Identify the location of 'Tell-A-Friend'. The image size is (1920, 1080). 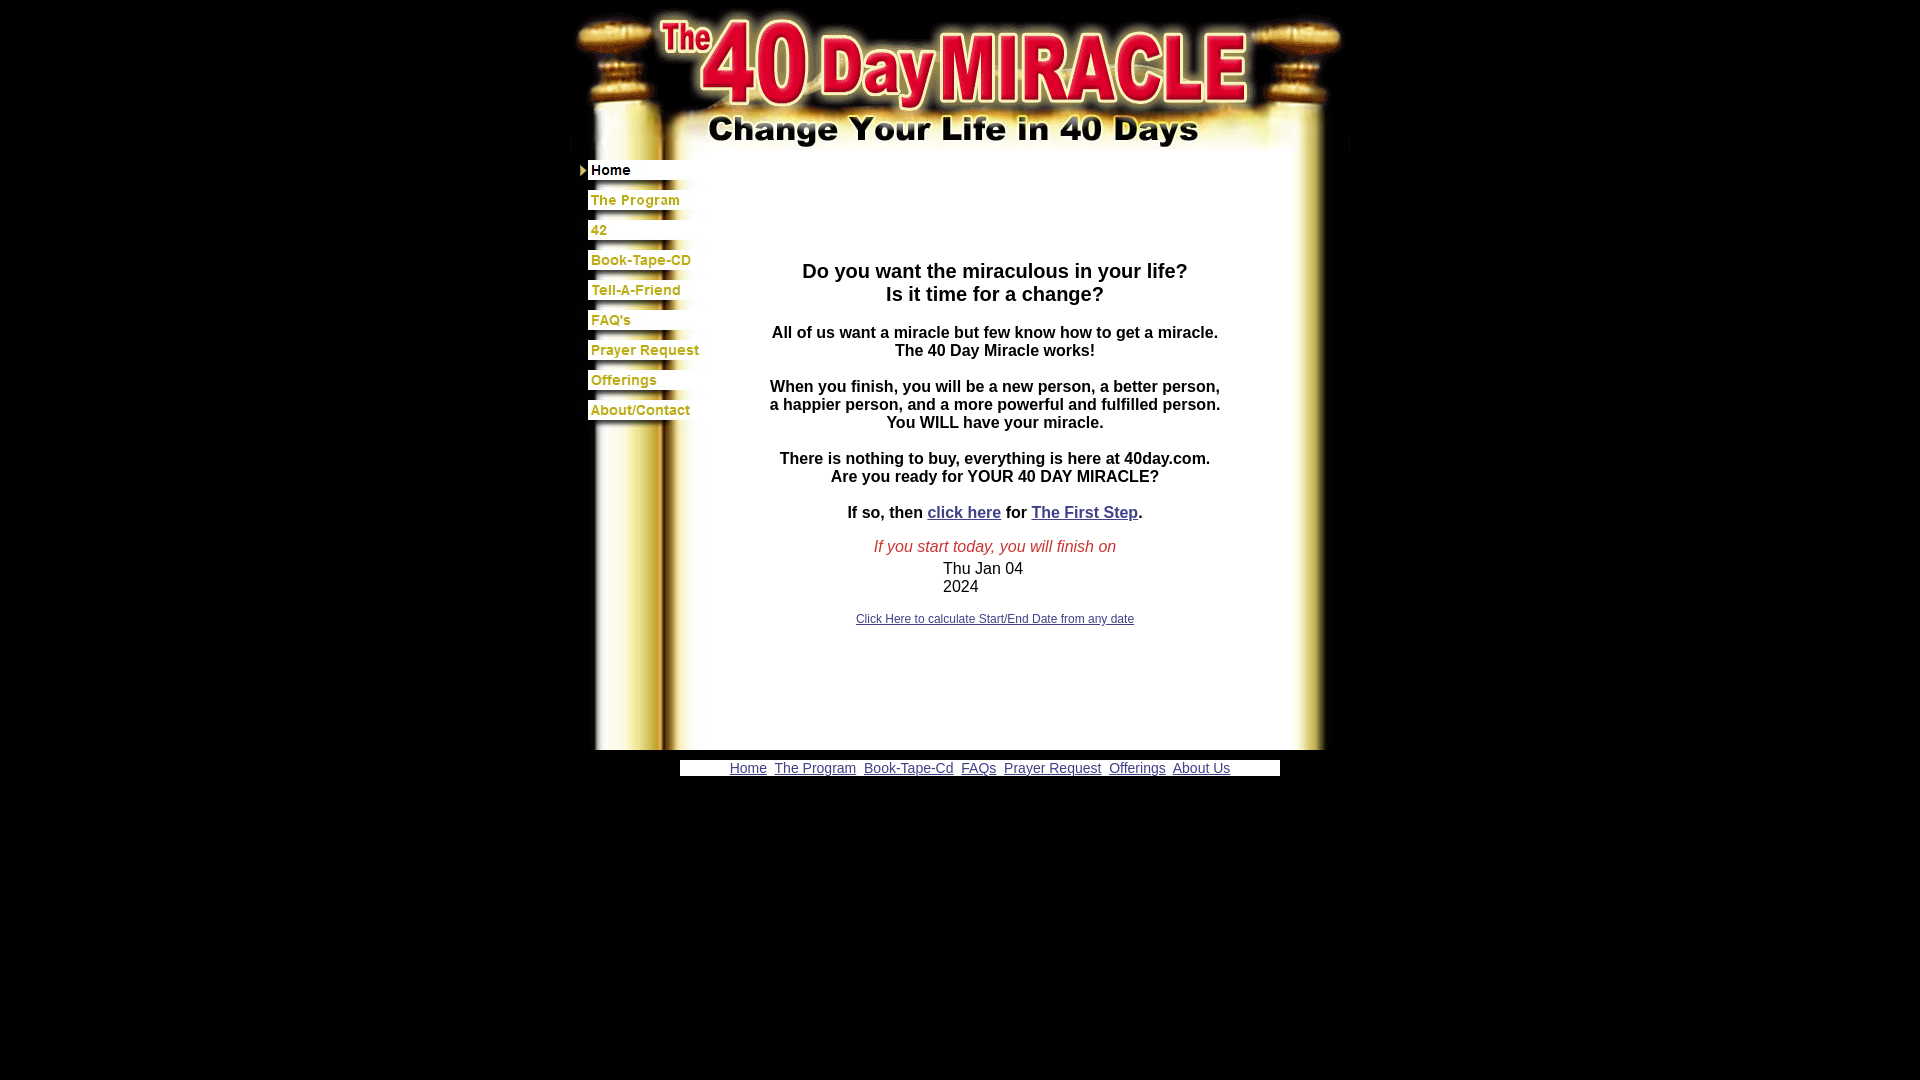
(644, 294).